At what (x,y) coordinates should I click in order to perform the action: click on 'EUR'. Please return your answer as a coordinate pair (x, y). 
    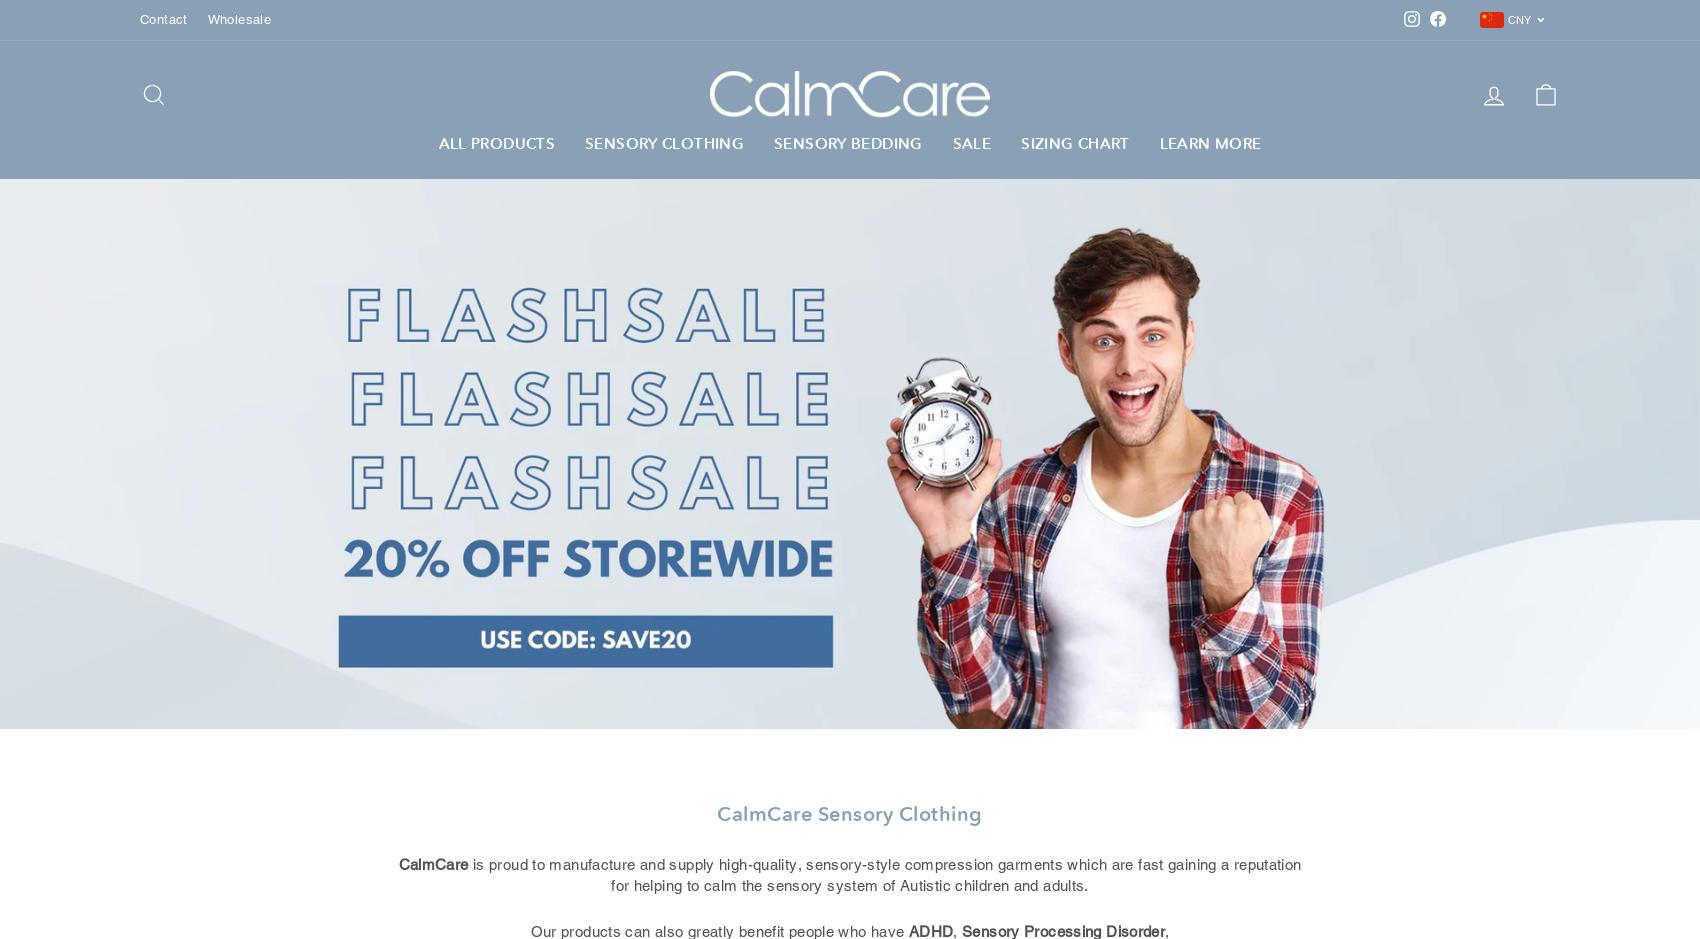
    Looking at the image, I should click on (1513, 115).